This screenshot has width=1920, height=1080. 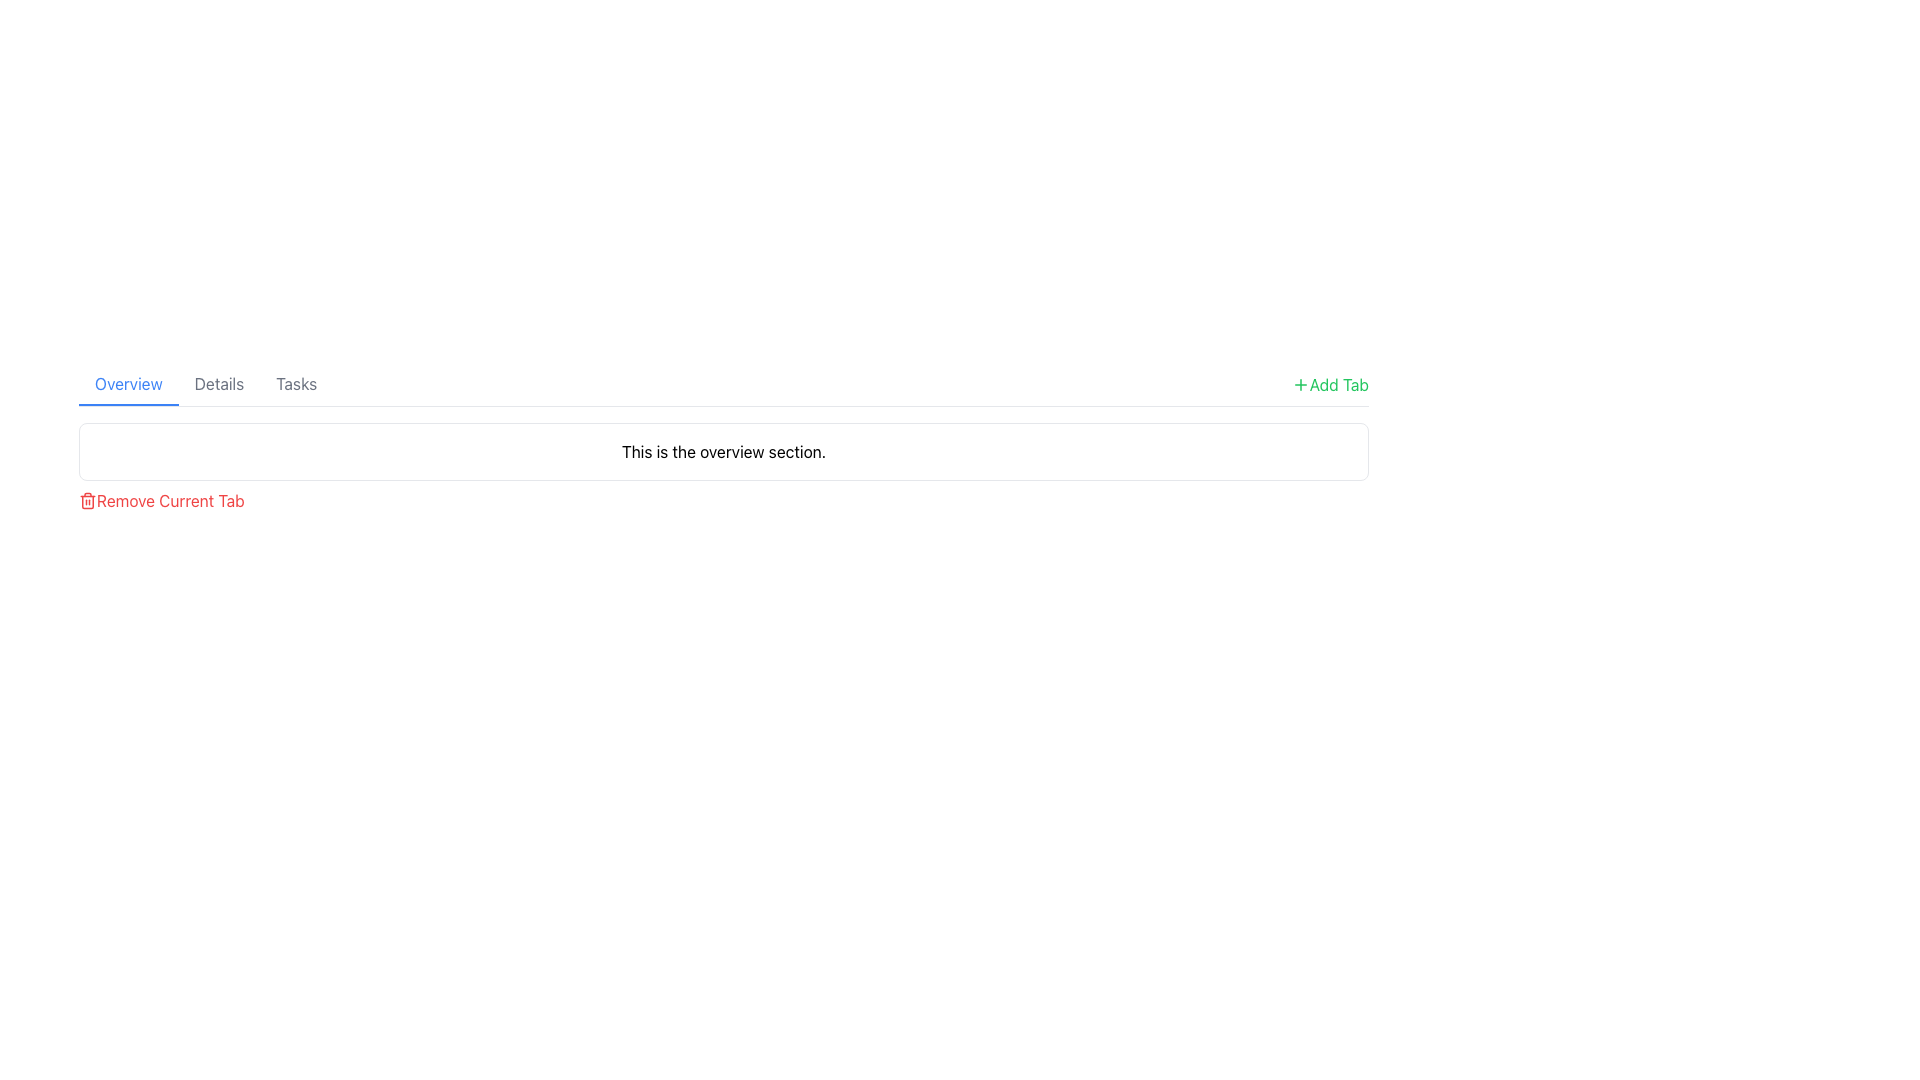 What do you see at coordinates (1300, 385) in the screenshot?
I see `the green plus sign icon button located to the left of the 'Add Tab' label` at bounding box center [1300, 385].